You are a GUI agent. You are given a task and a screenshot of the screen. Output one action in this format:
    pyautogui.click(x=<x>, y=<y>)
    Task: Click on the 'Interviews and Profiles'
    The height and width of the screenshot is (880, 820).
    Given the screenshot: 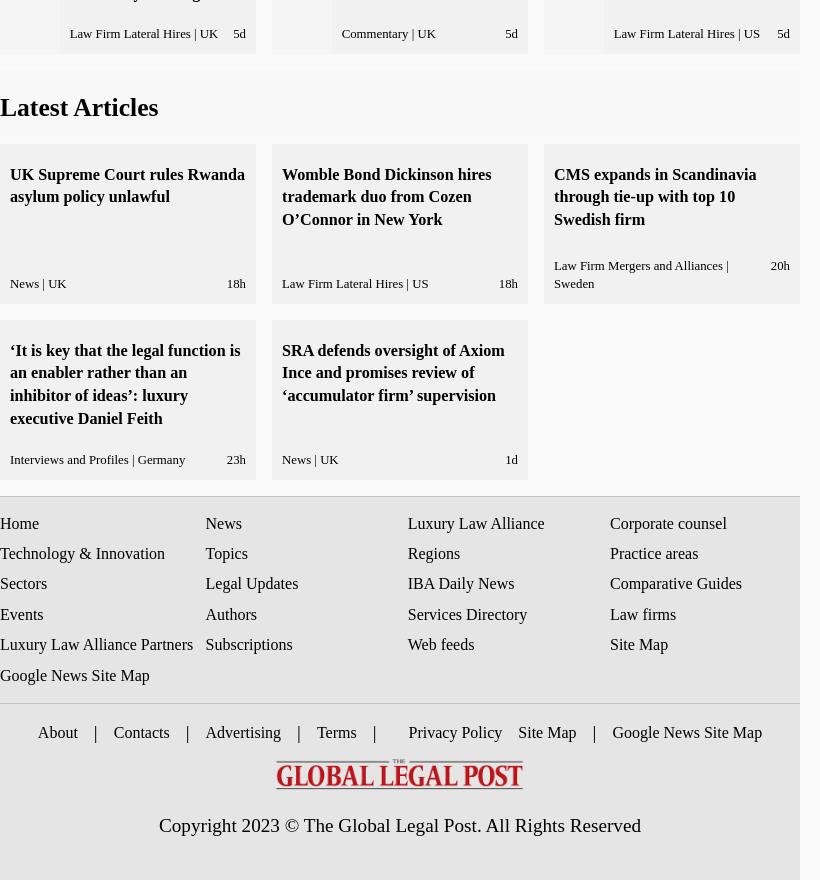 What is the action you would take?
    pyautogui.click(x=9, y=458)
    